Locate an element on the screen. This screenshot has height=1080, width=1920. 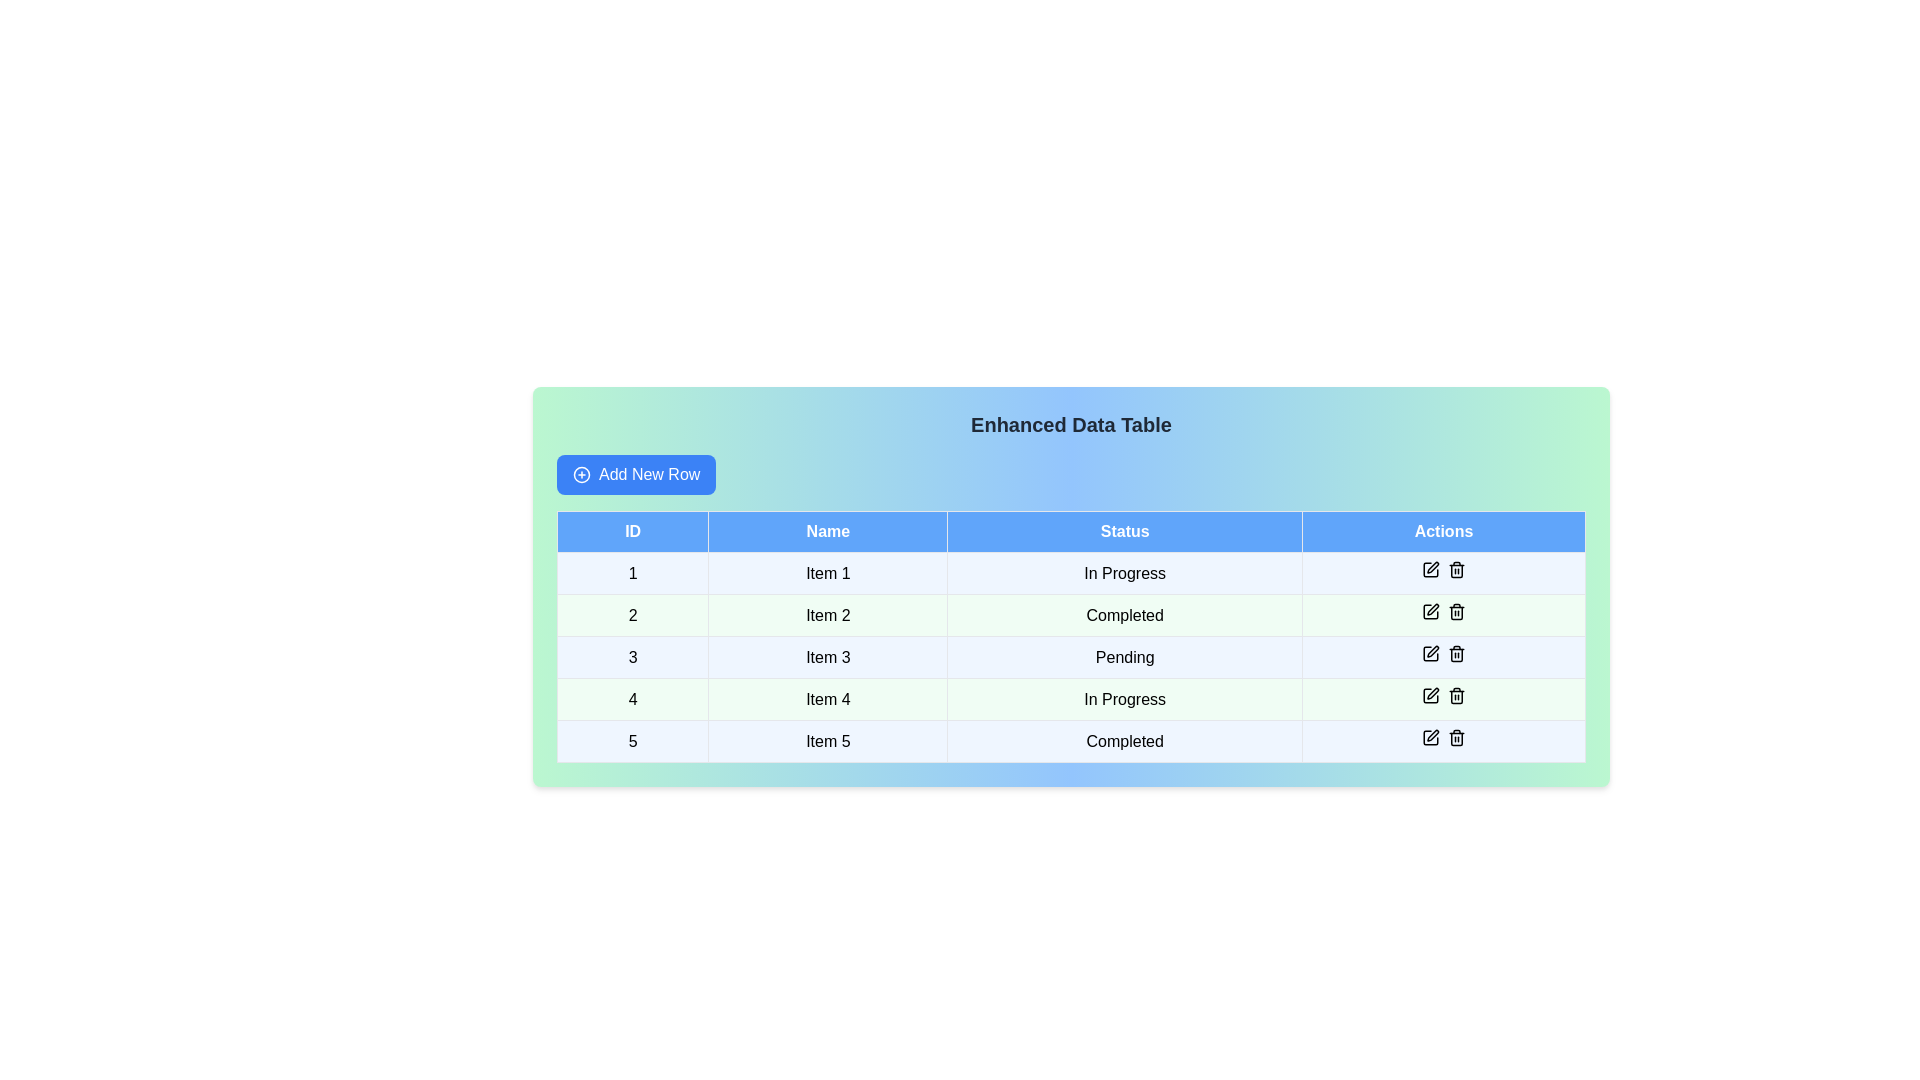
the static text cell in the fifth row of the data table under the 'Status' column, which displays the completion status of the associated item, adjacent to 'Item 5' is located at coordinates (1125, 741).